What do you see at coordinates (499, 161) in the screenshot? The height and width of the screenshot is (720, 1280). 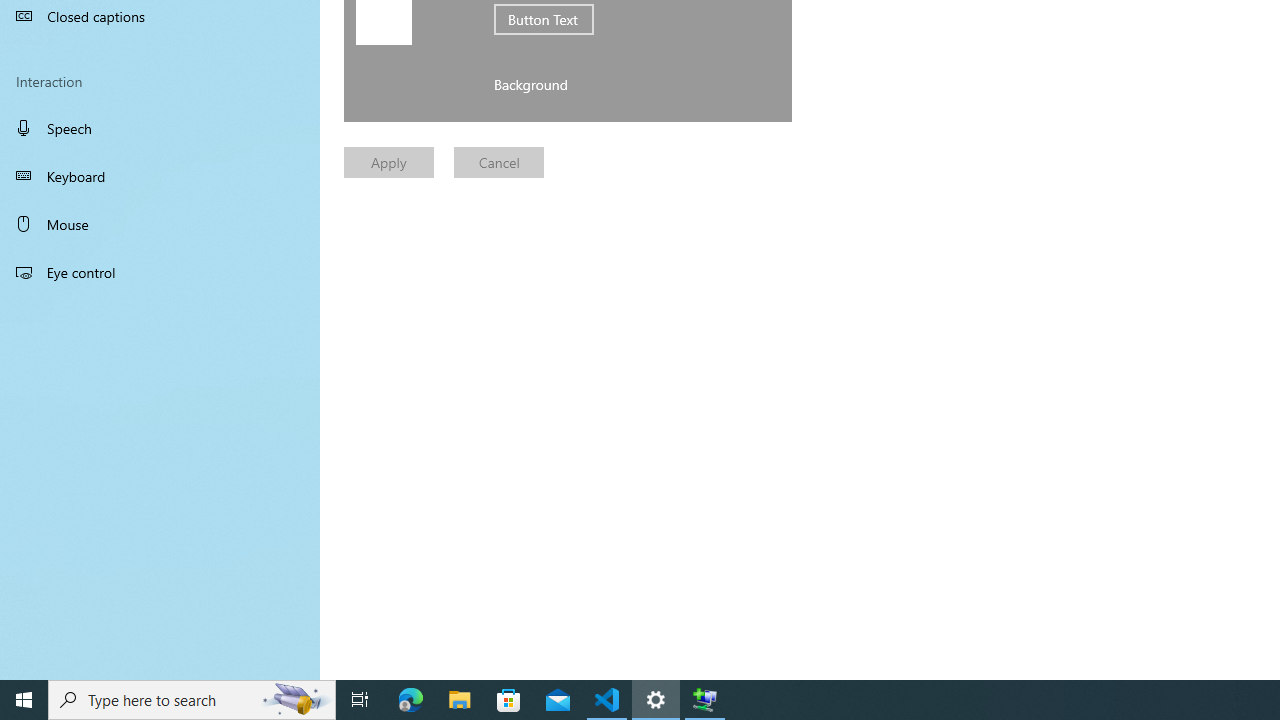 I see `'Cancel'` at bounding box center [499, 161].